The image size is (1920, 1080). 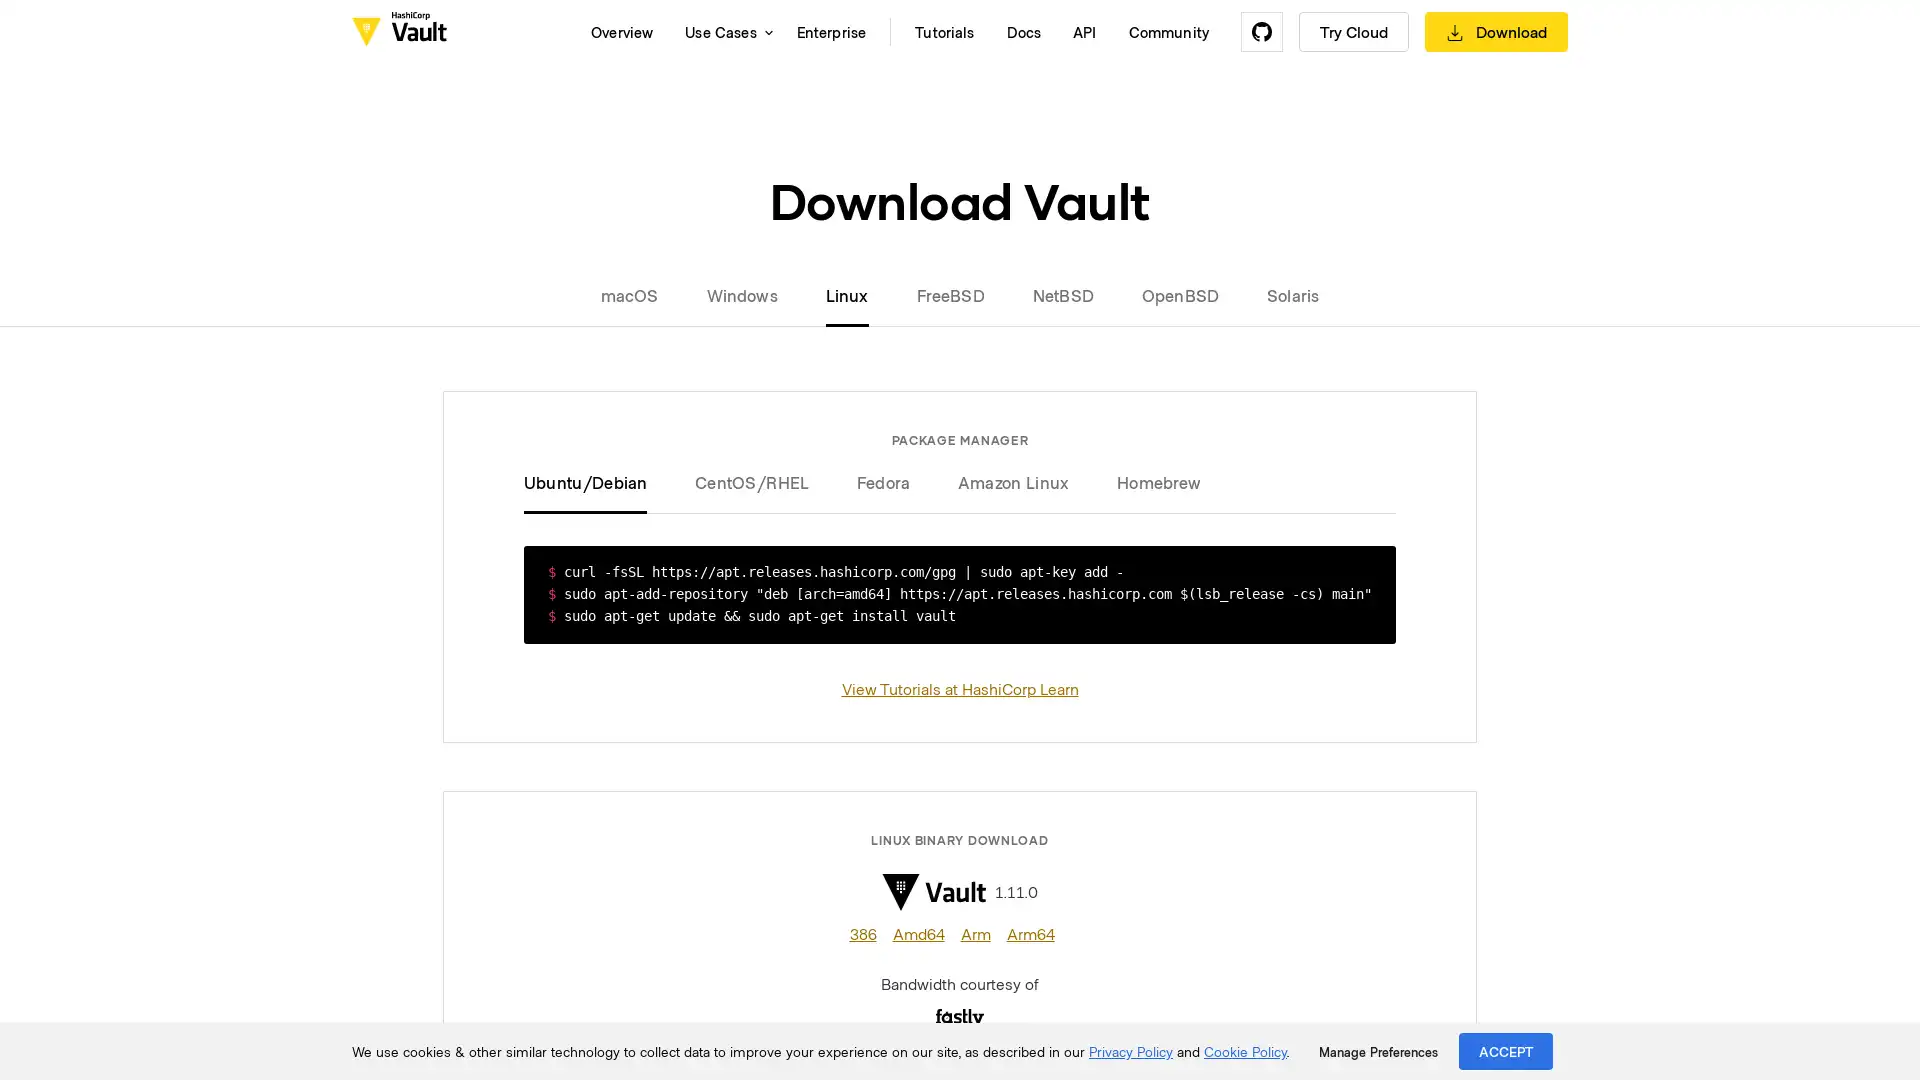 I want to click on Amazon Linux, so click(x=1013, y=482).